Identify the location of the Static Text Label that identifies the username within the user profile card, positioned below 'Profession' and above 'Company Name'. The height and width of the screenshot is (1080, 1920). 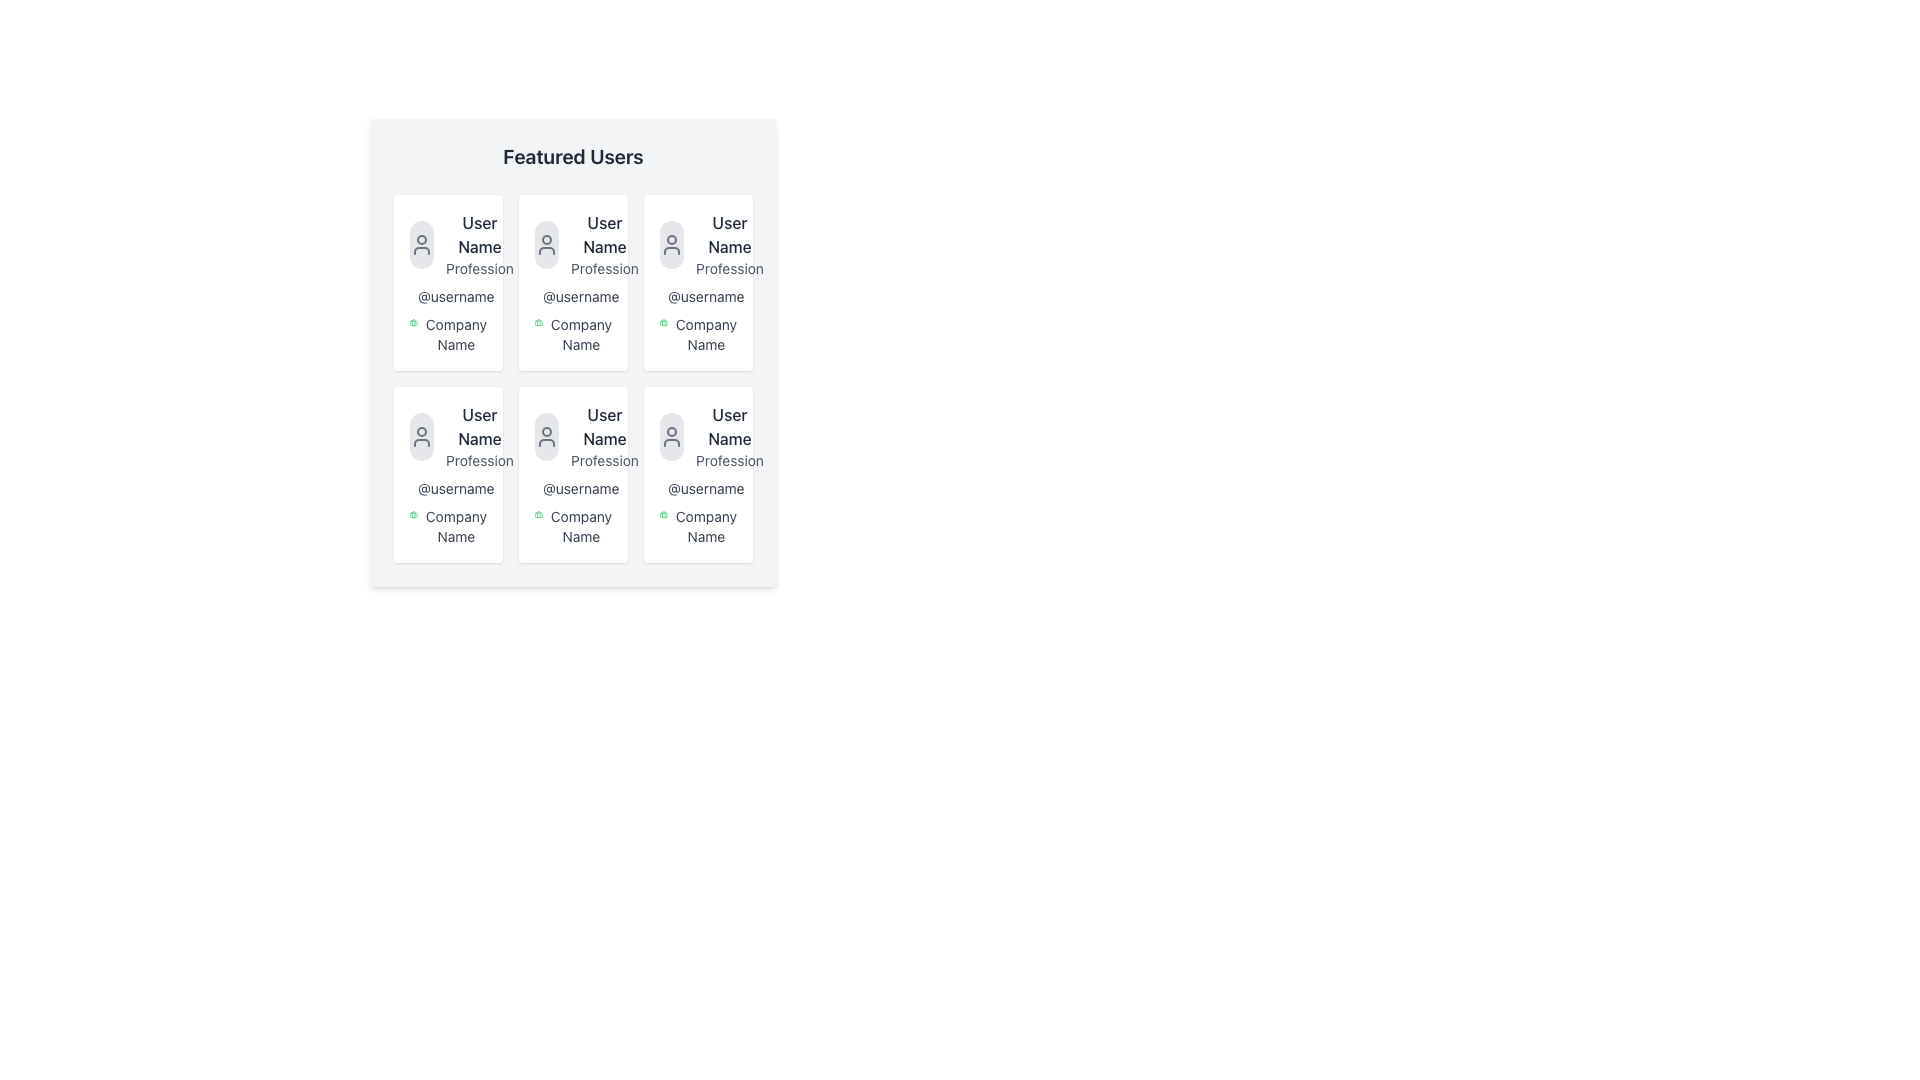
(572, 297).